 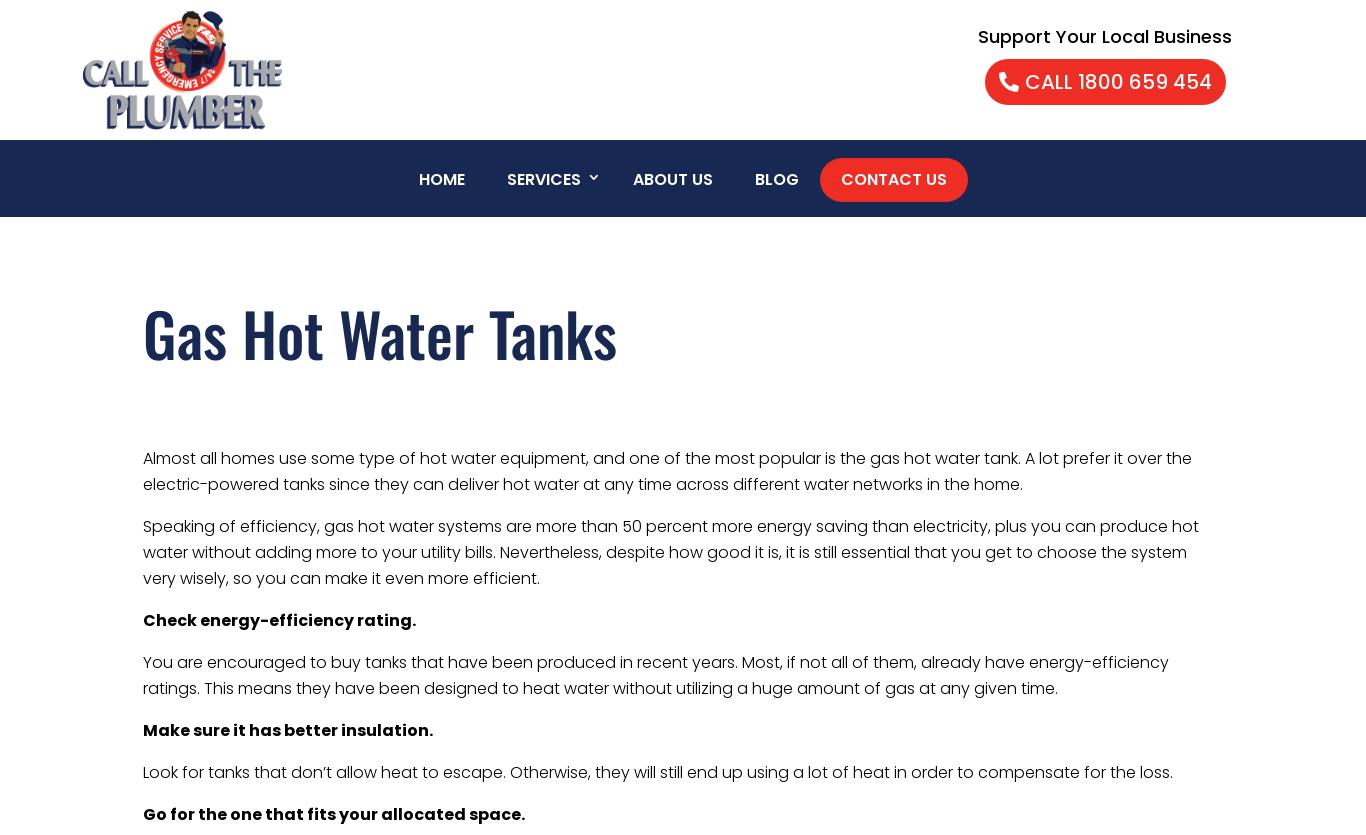 I want to click on 'Almost all homes use some type of hot water equipment, and one of the most popular is the gas hot water tank. A lot prefer it over the electric-powered tanks since they can deliver hot water at any time across different water networks in the home.', so click(x=142, y=470).